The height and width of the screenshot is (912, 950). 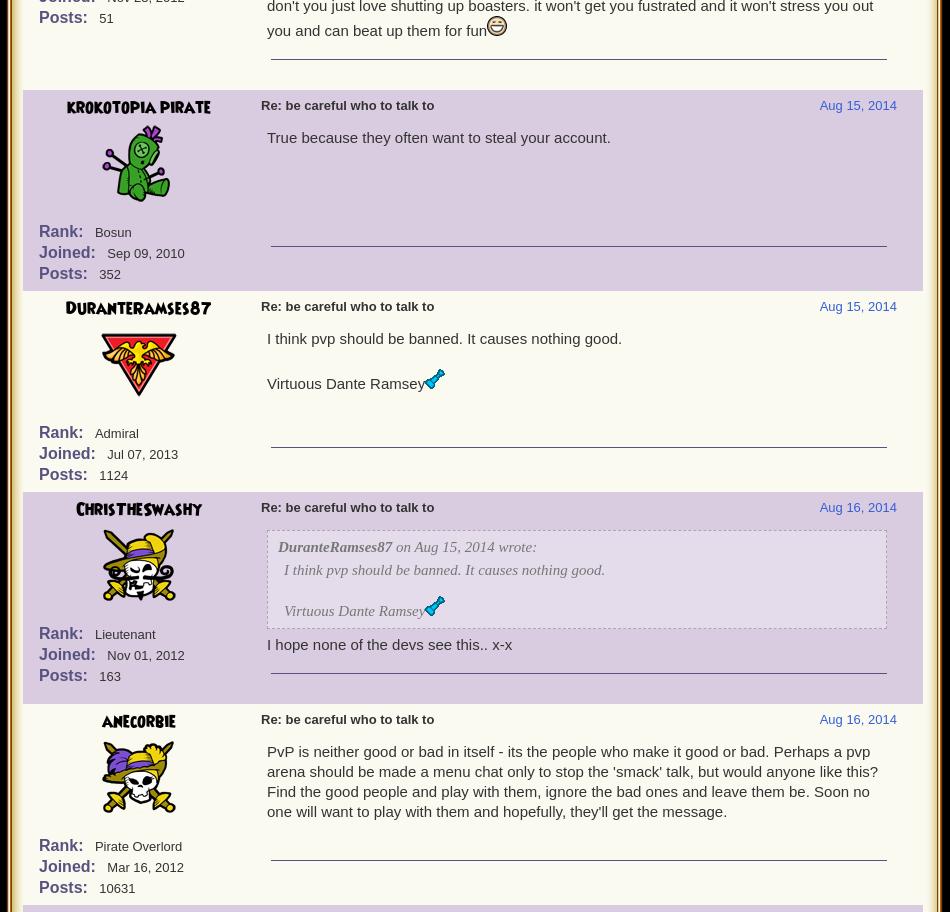 What do you see at coordinates (388, 644) in the screenshot?
I see `'I hope none of the devs see this.. x-x'` at bounding box center [388, 644].